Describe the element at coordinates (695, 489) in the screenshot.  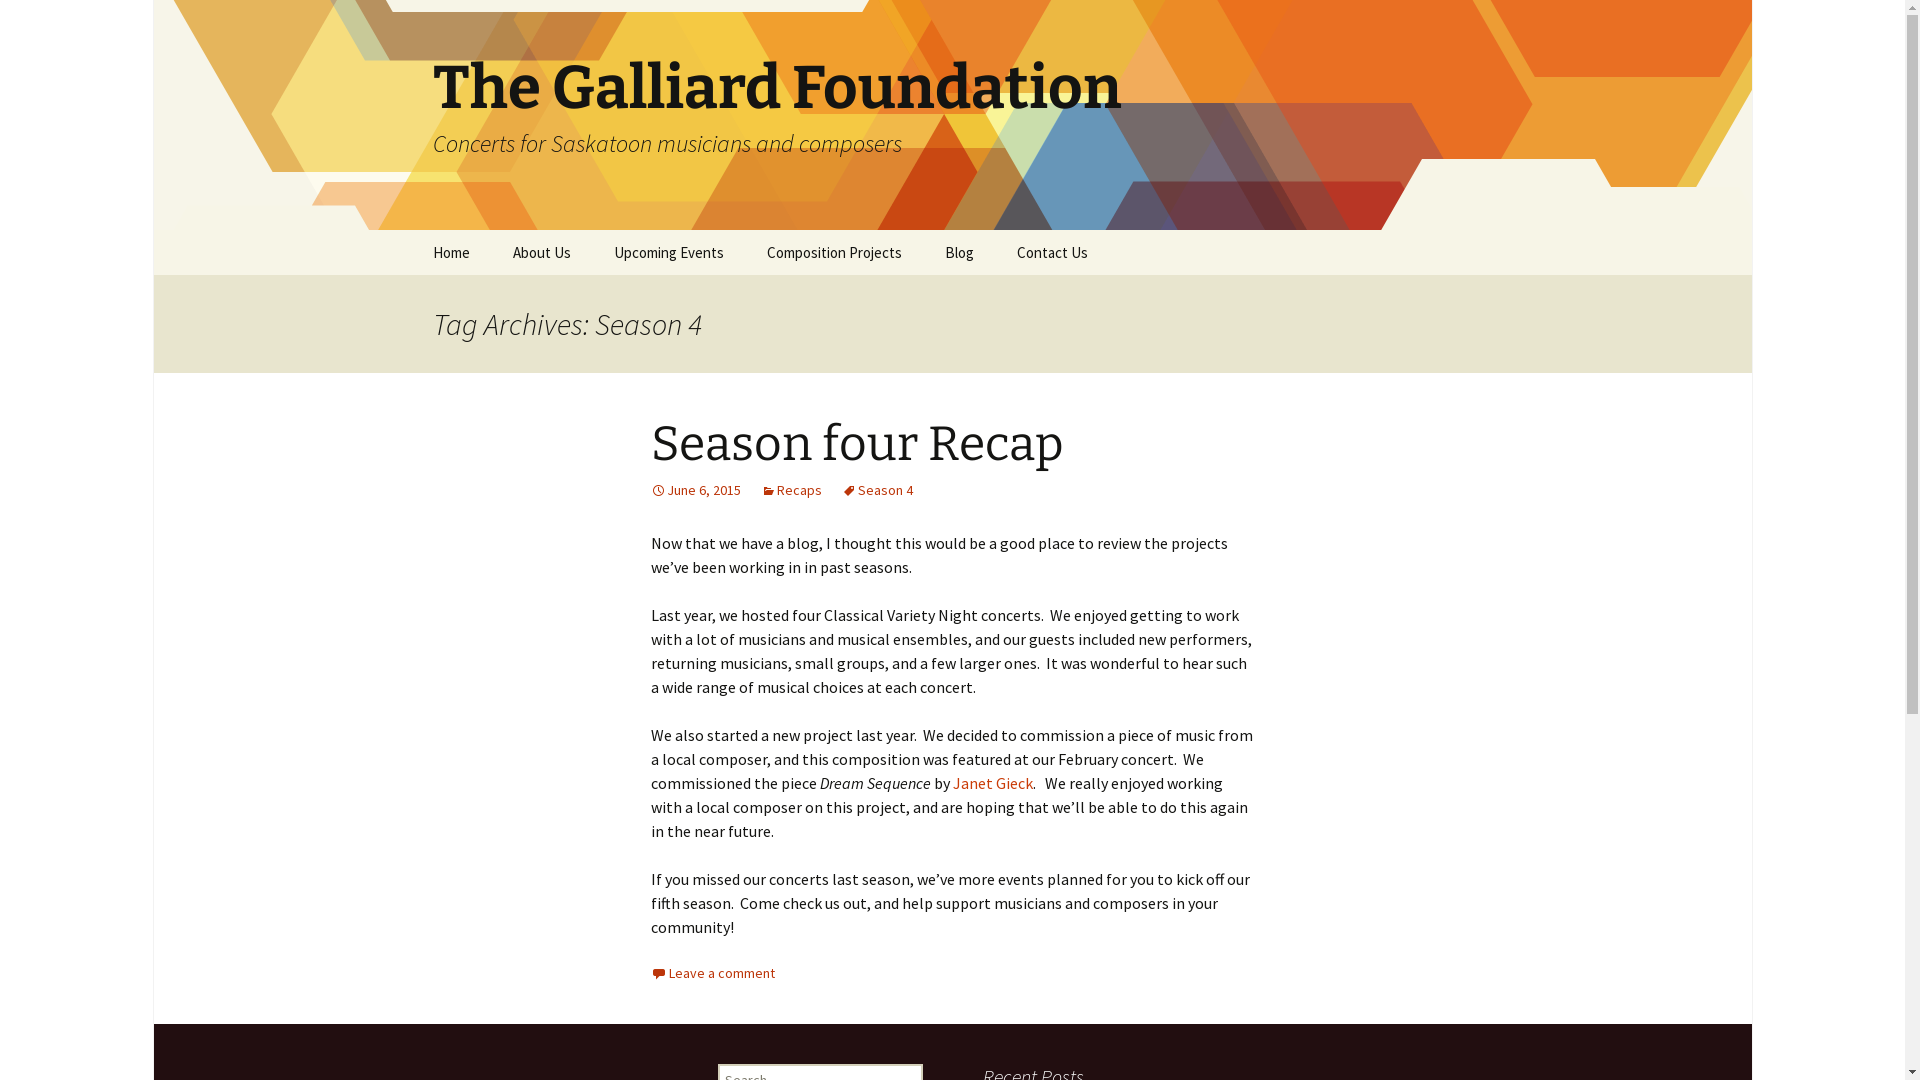
I see `'June 6, 2015'` at that location.